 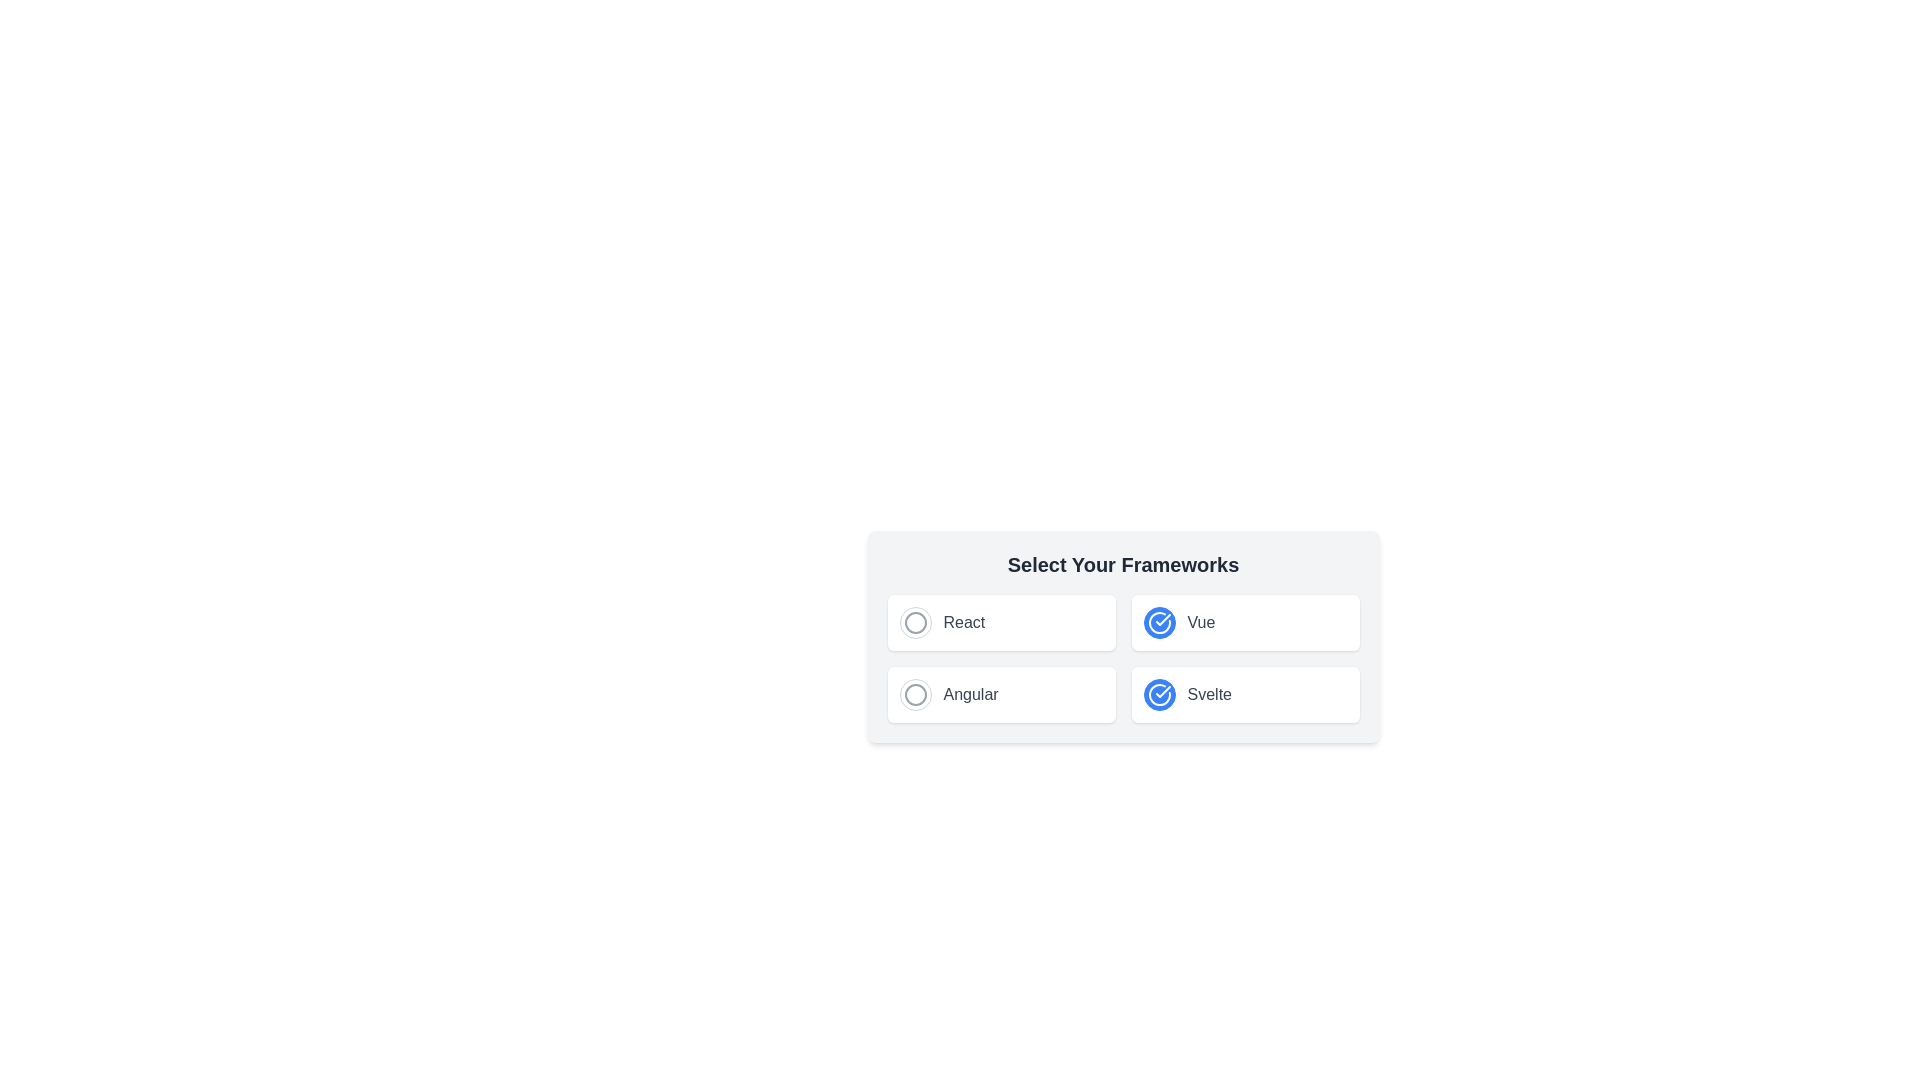 What do you see at coordinates (914, 693) in the screenshot?
I see `the circular button with a gray color scheme and SVG circle icon located in the bottom-left corner of the 'Select Your Frameworks' dialog labeled 'Angular'` at bounding box center [914, 693].